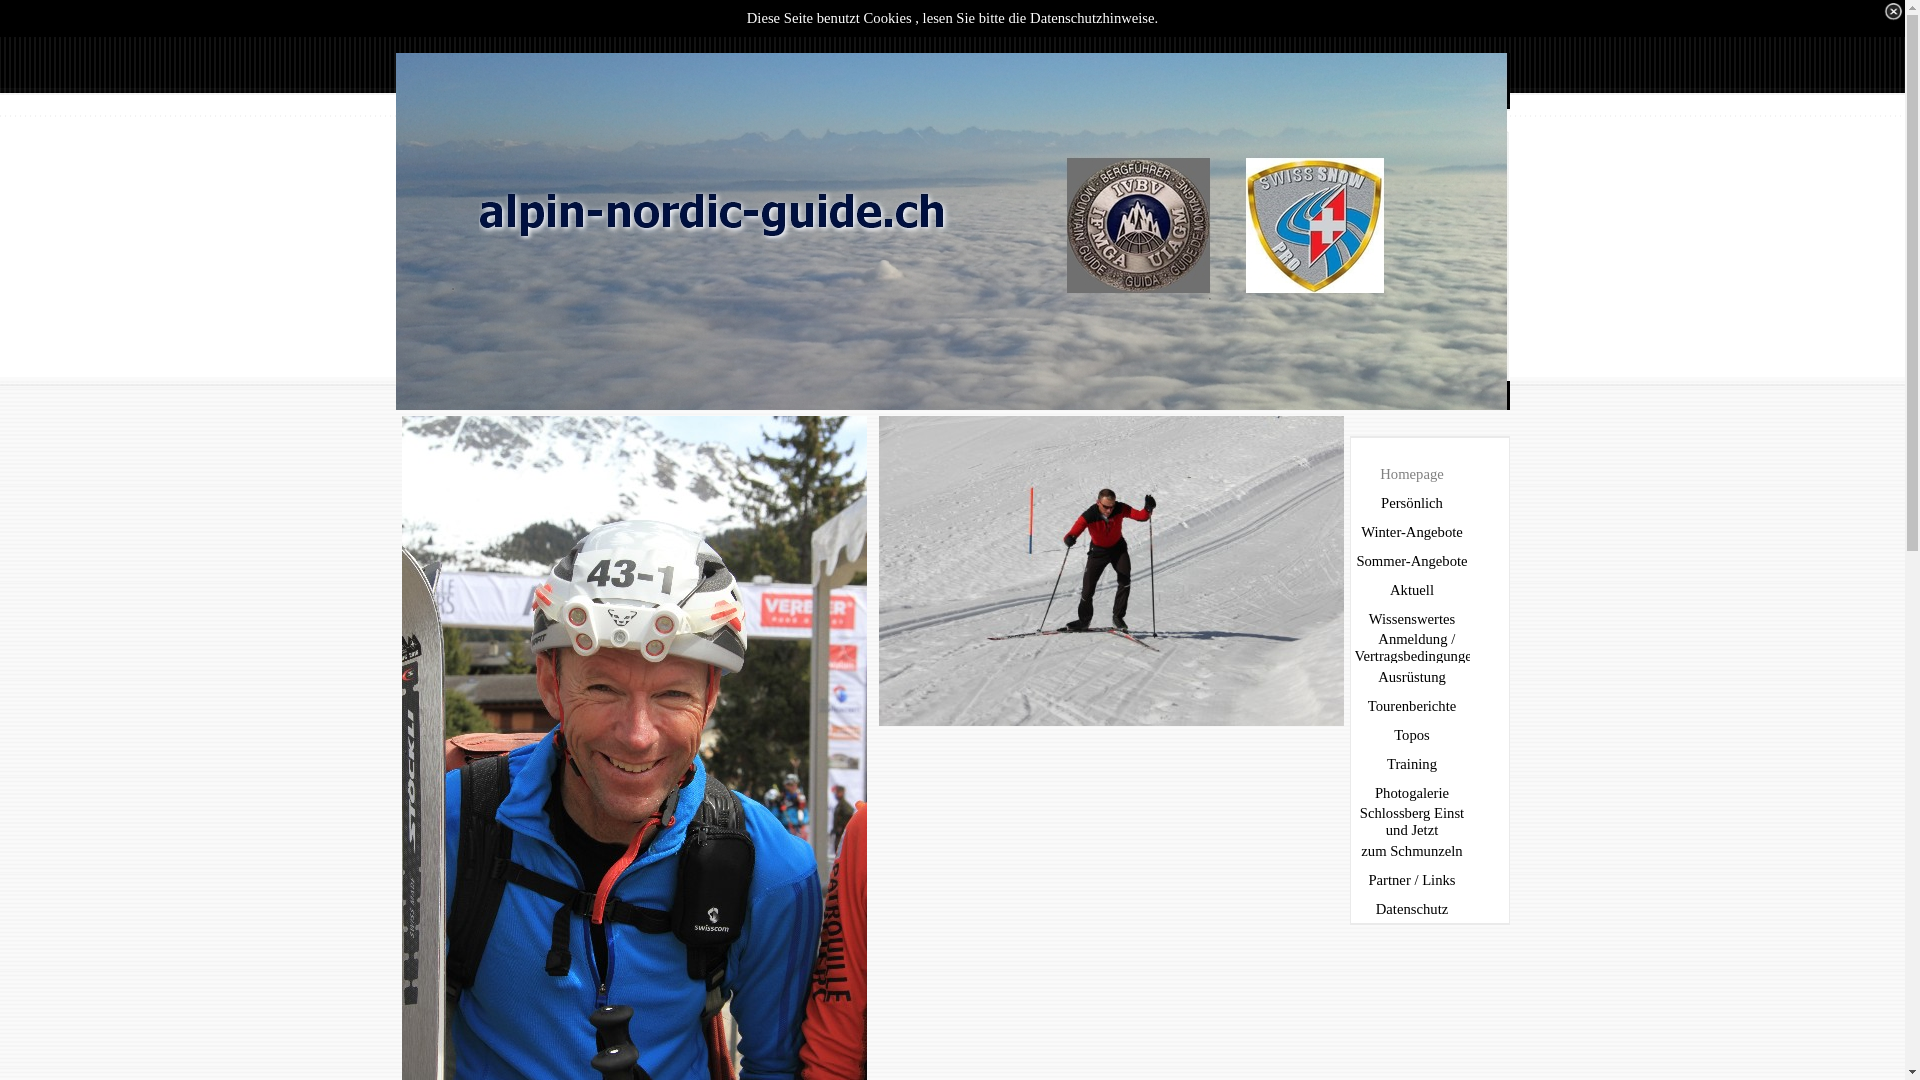  I want to click on 'zum Schmunzeln', so click(1413, 851).